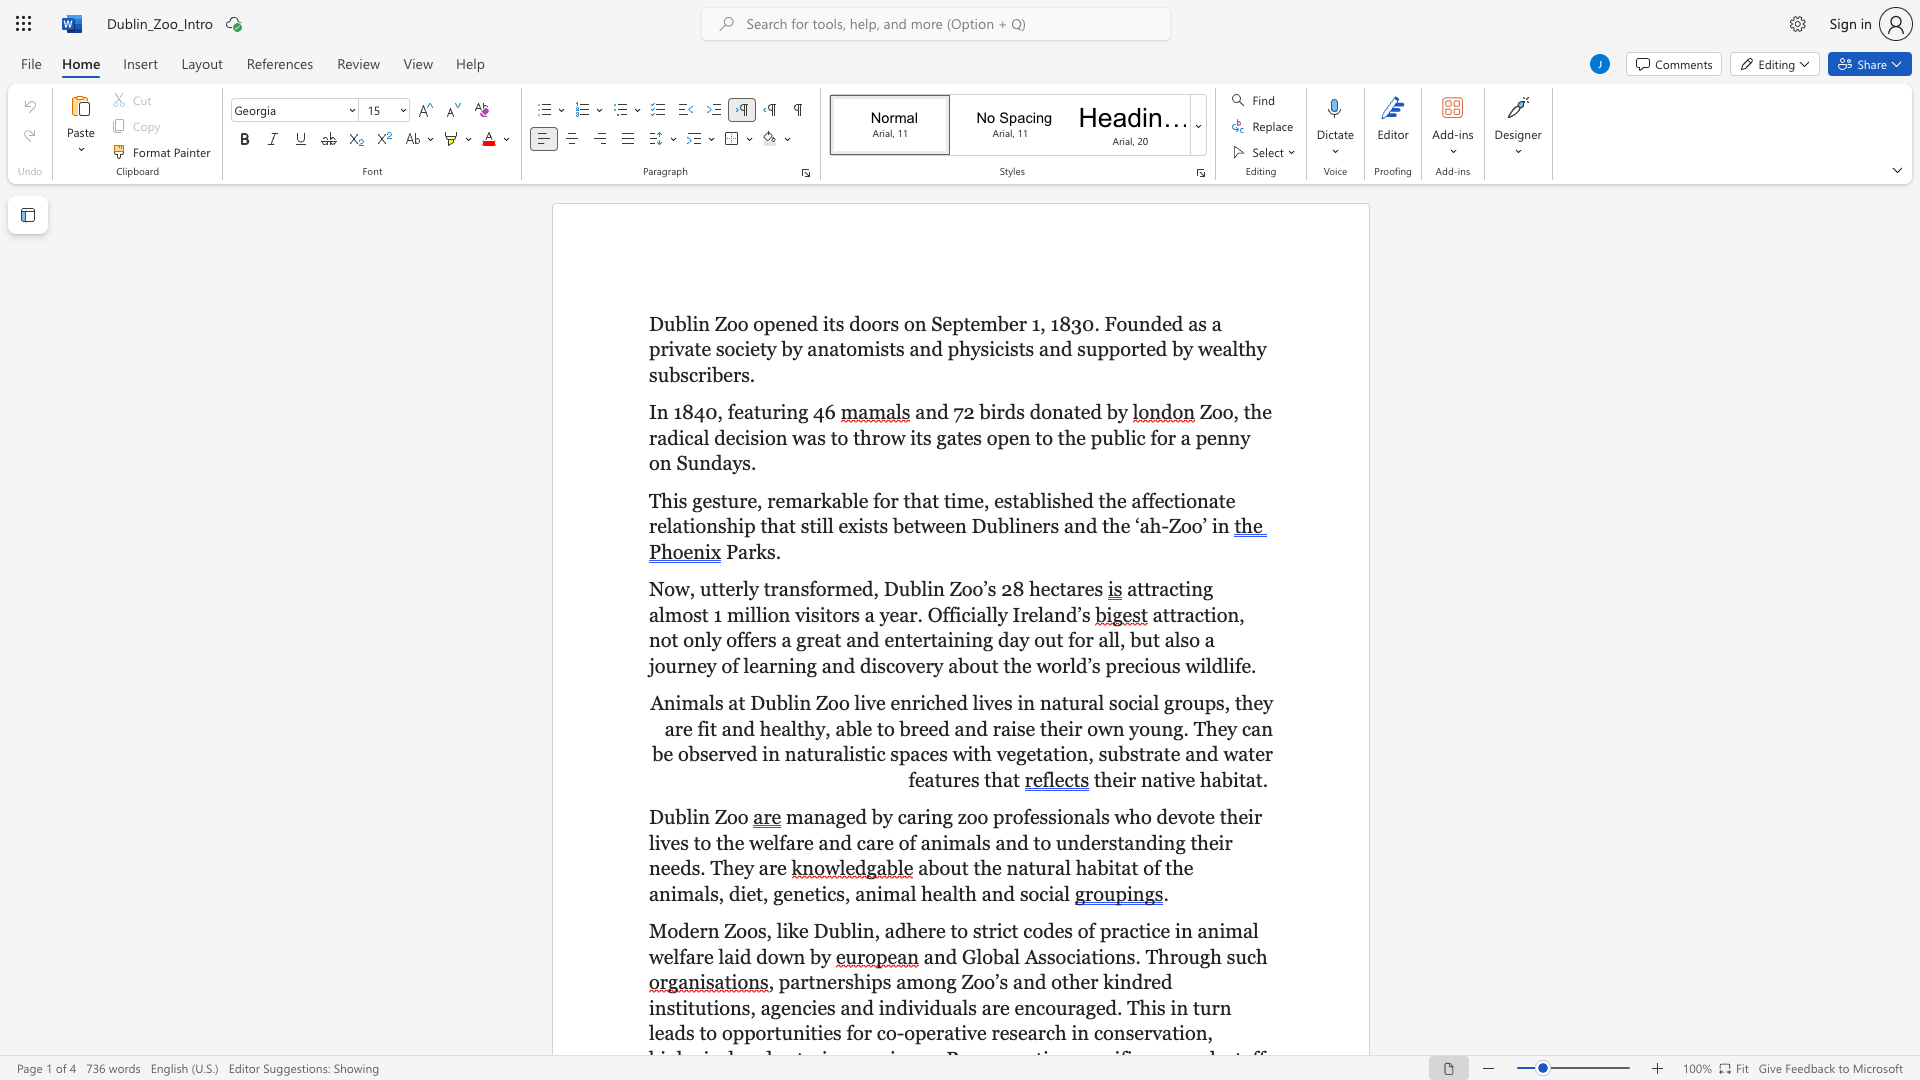 Image resolution: width=1920 pixels, height=1080 pixels. Describe the element at coordinates (1232, 778) in the screenshot. I see `the subset text "ita" within the text "their native habitat."` at that location.